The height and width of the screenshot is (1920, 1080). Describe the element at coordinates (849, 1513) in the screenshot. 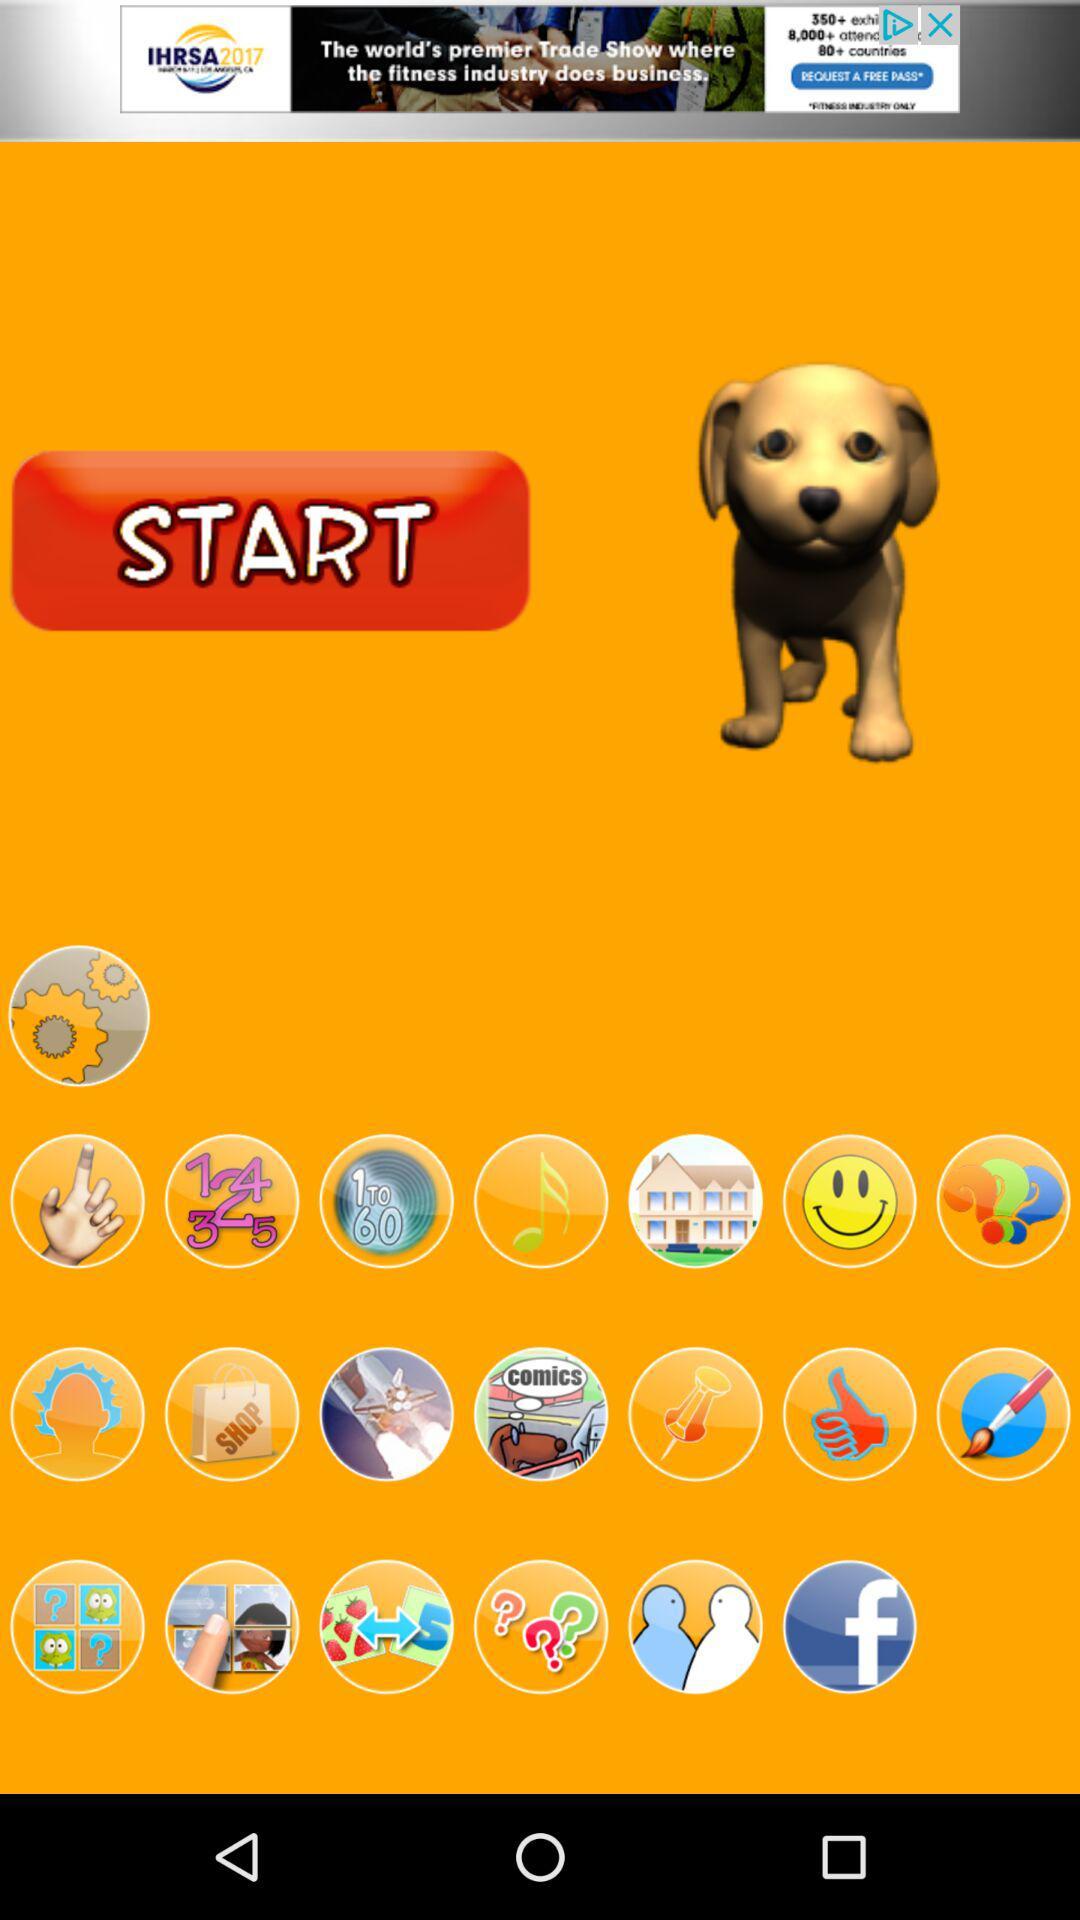

I see `the thumbs_up icon` at that location.